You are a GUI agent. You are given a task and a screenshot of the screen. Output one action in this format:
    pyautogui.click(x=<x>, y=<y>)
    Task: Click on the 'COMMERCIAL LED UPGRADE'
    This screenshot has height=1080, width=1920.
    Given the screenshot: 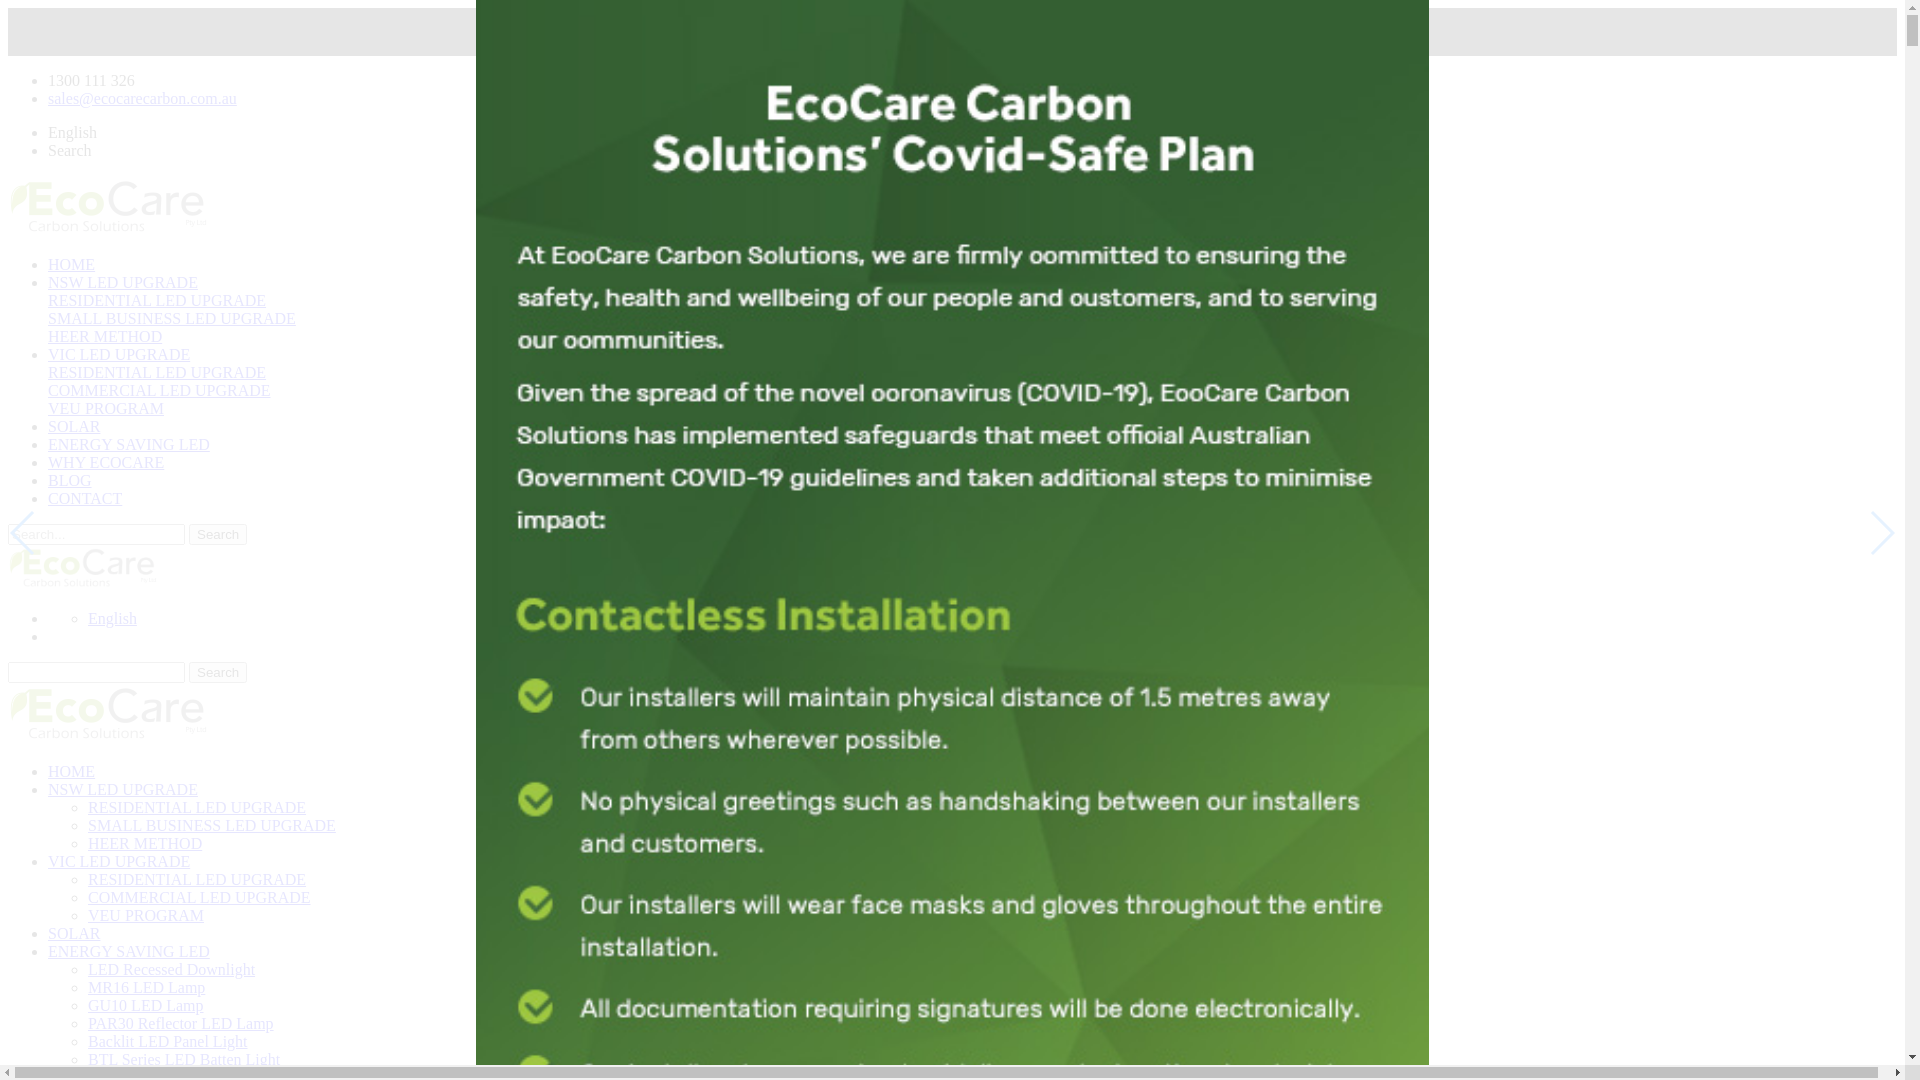 What is the action you would take?
    pyautogui.click(x=158, y=390)
    